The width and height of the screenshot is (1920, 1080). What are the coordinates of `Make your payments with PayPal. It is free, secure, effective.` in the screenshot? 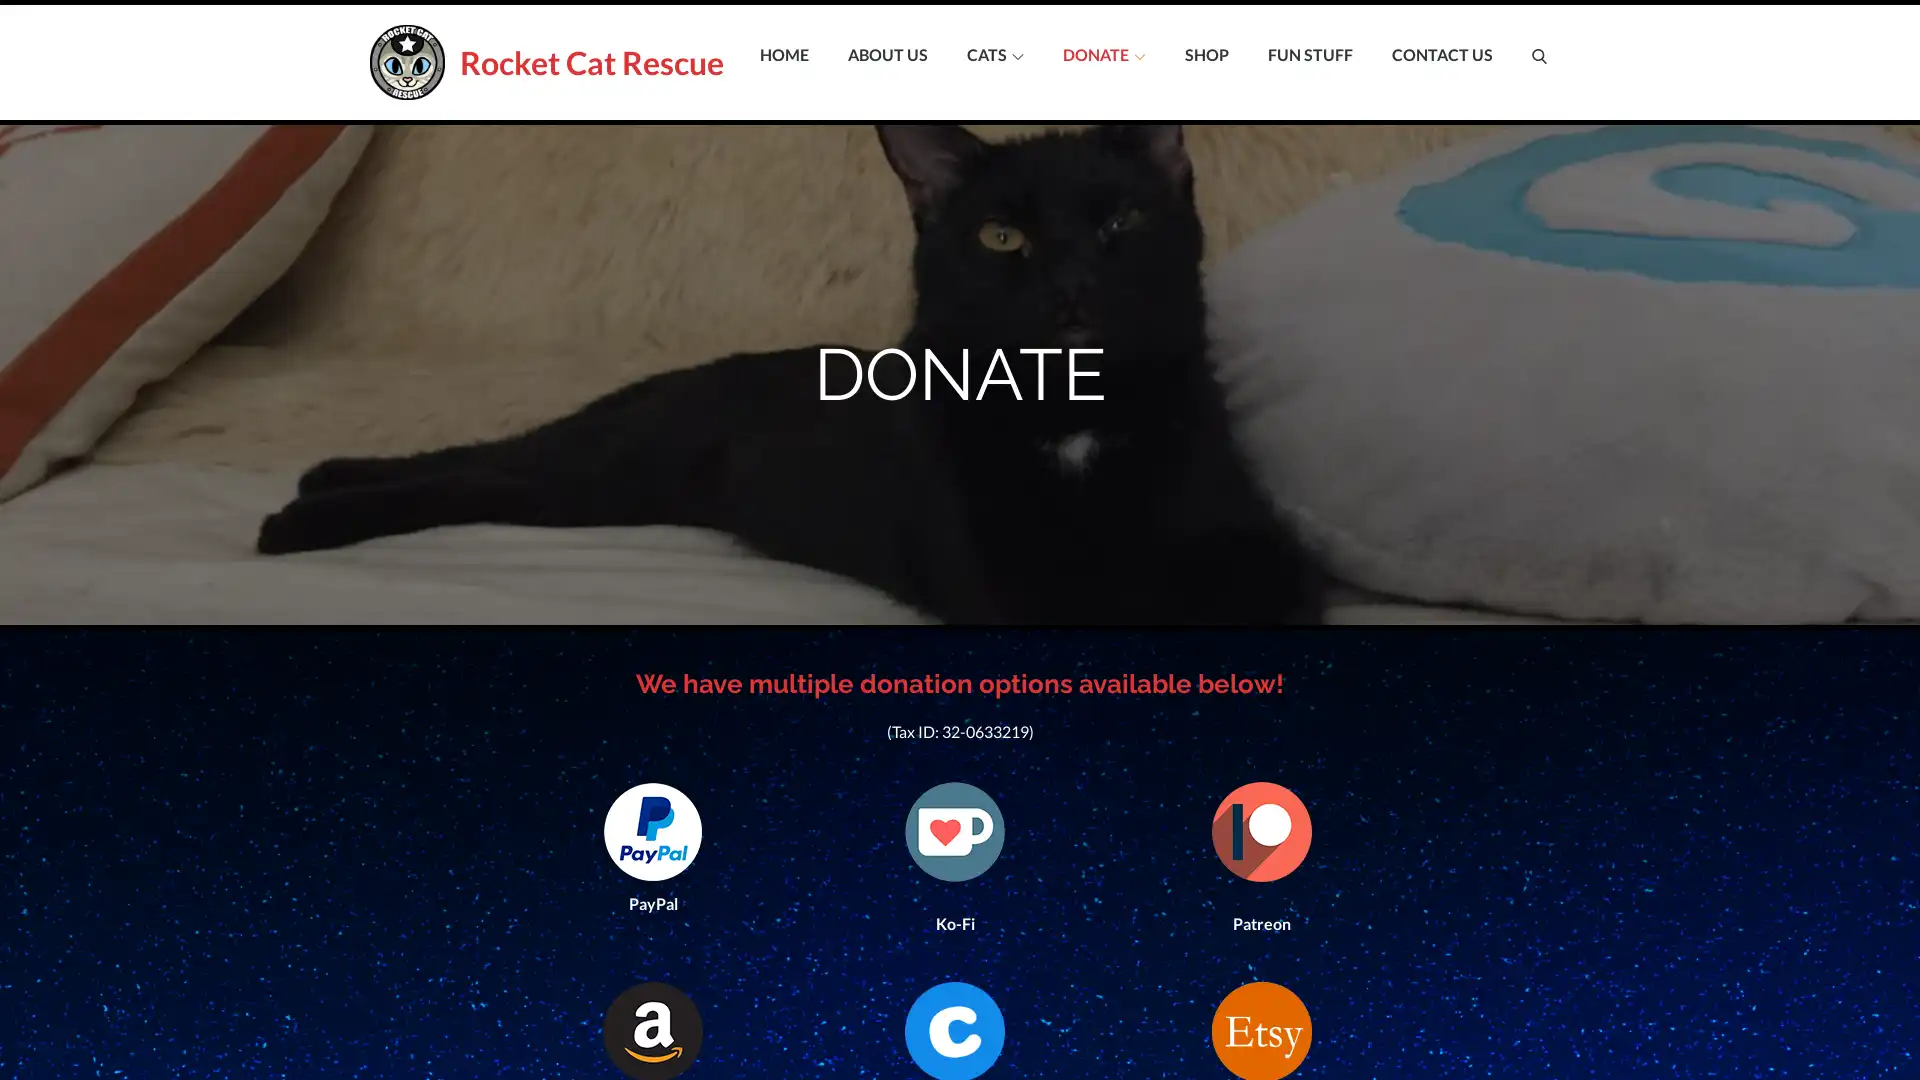 It's located at (652, 821).